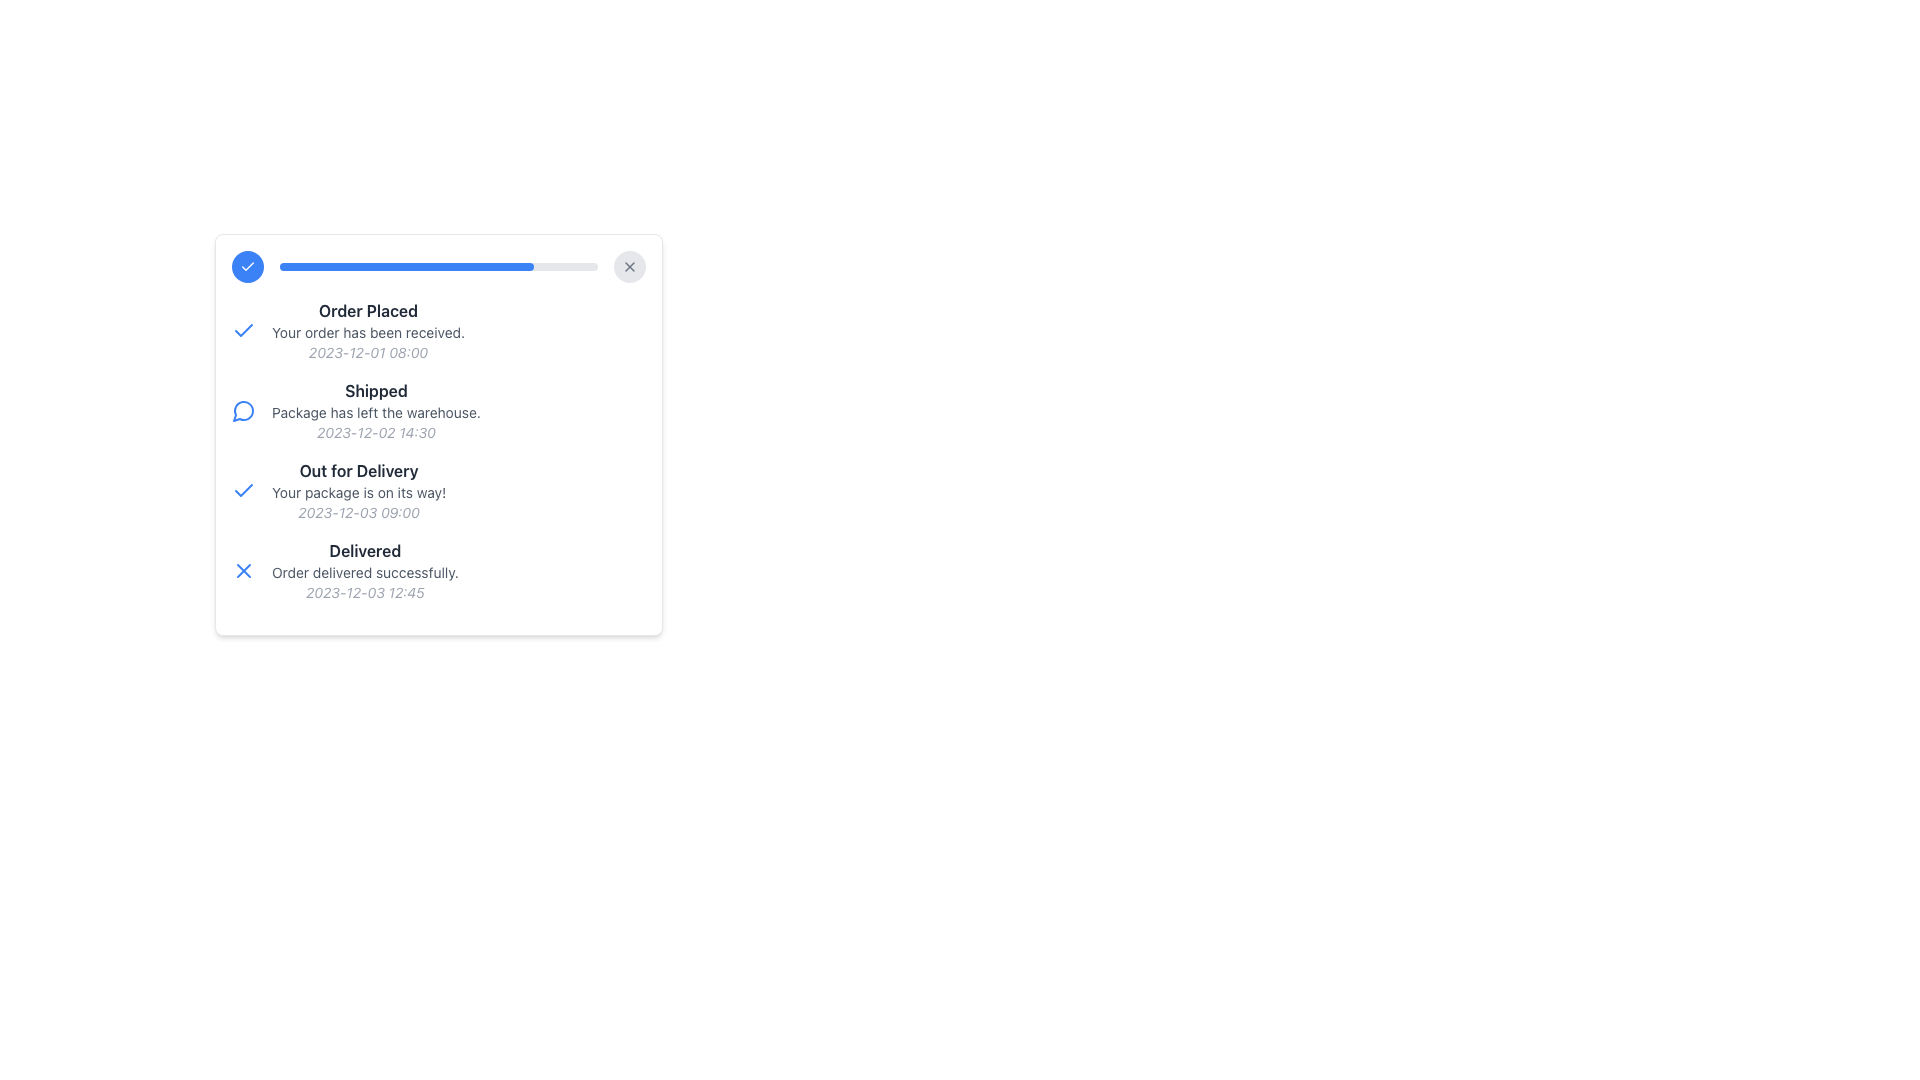 This screenshot has width=1920, height=1080. I want to click on the 'Delivered' milestone text display component located at the bottom of the delivery status timeline, so click(365, 570).